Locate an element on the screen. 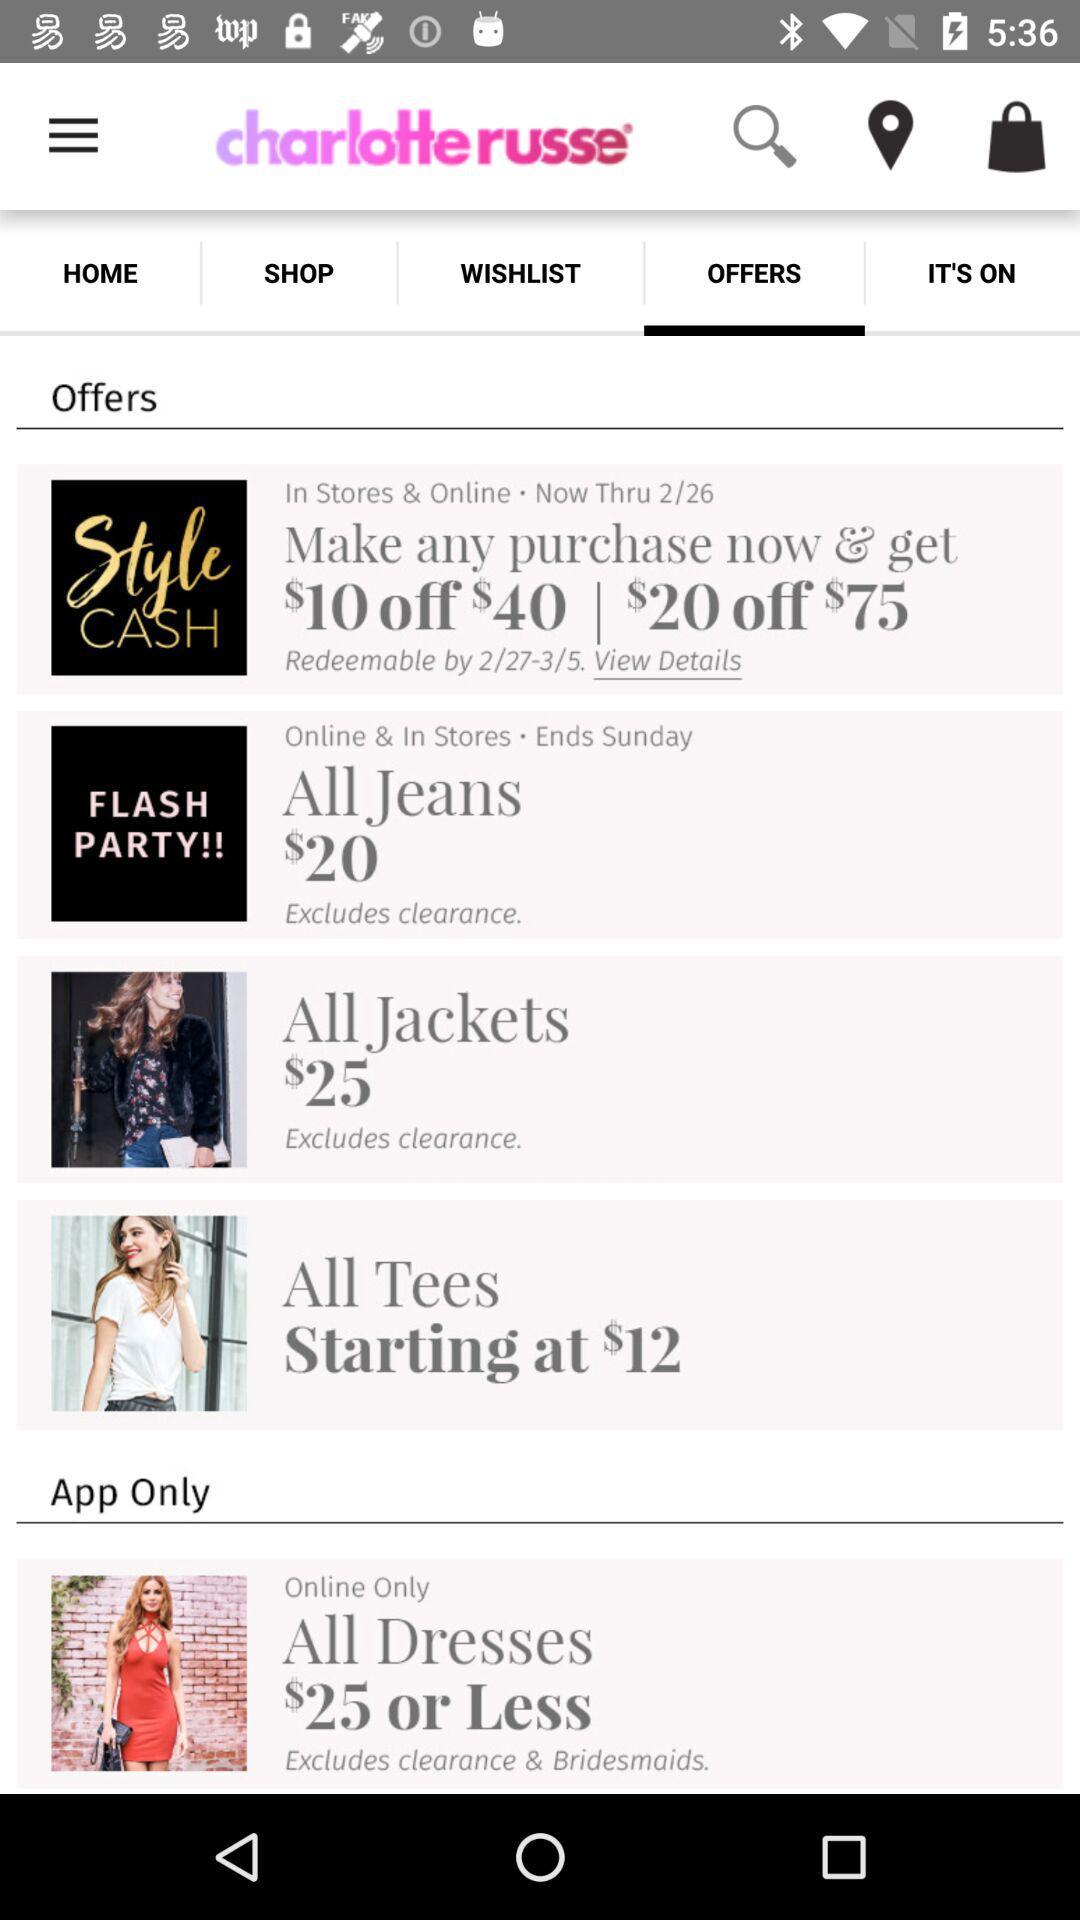 The height and width of the screenshot is (1920, 1080). the app to the right of shop item is located at coordinates (519, 272).